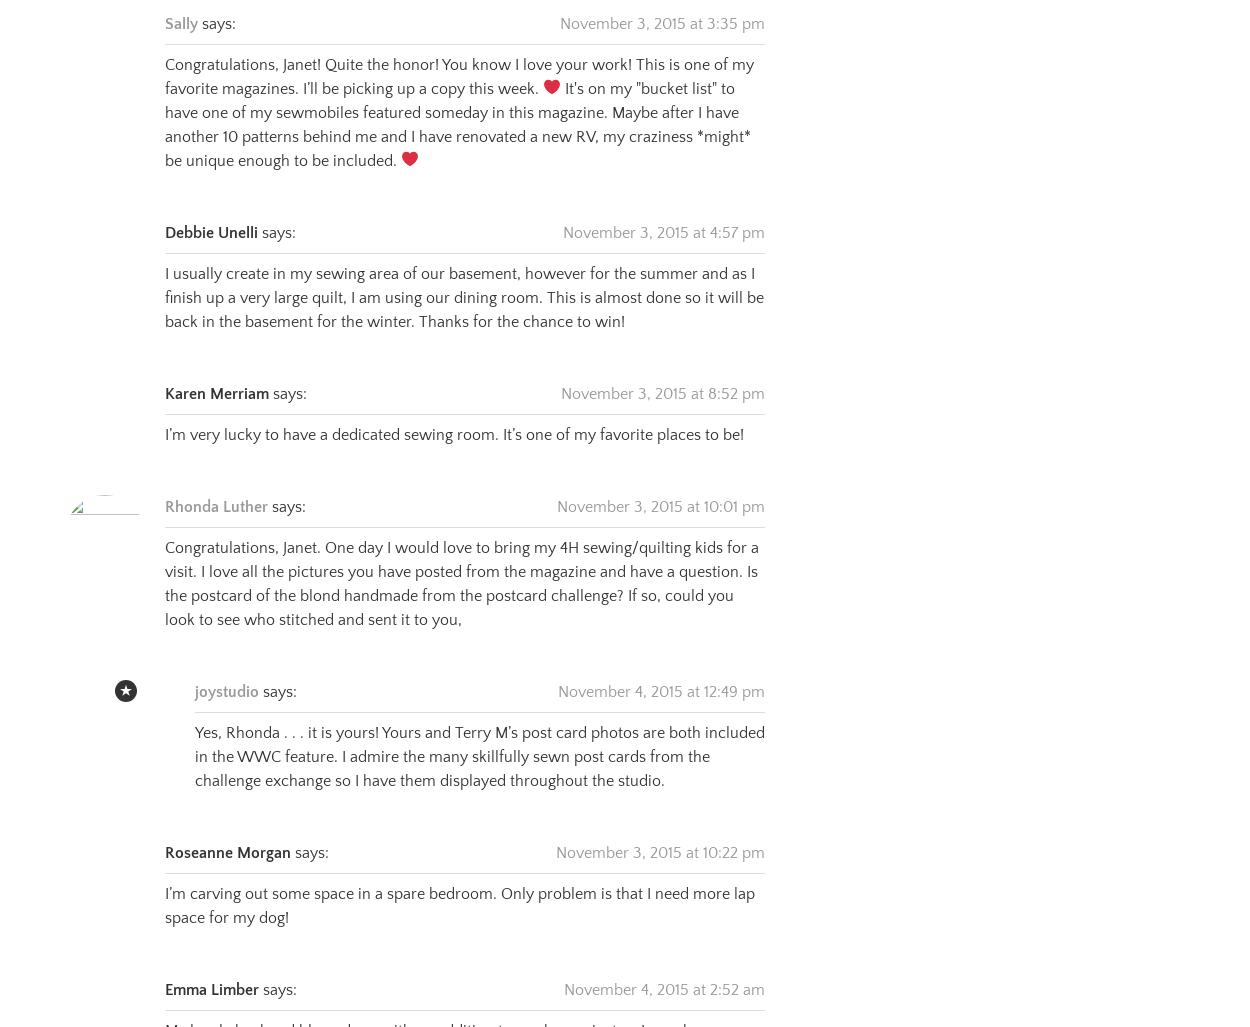 The height and width of the screenshot is (1027, 1250). Describe the element at coordinates (165, 369) in the screenshot. I see `'Karen Merriam'` at that location.